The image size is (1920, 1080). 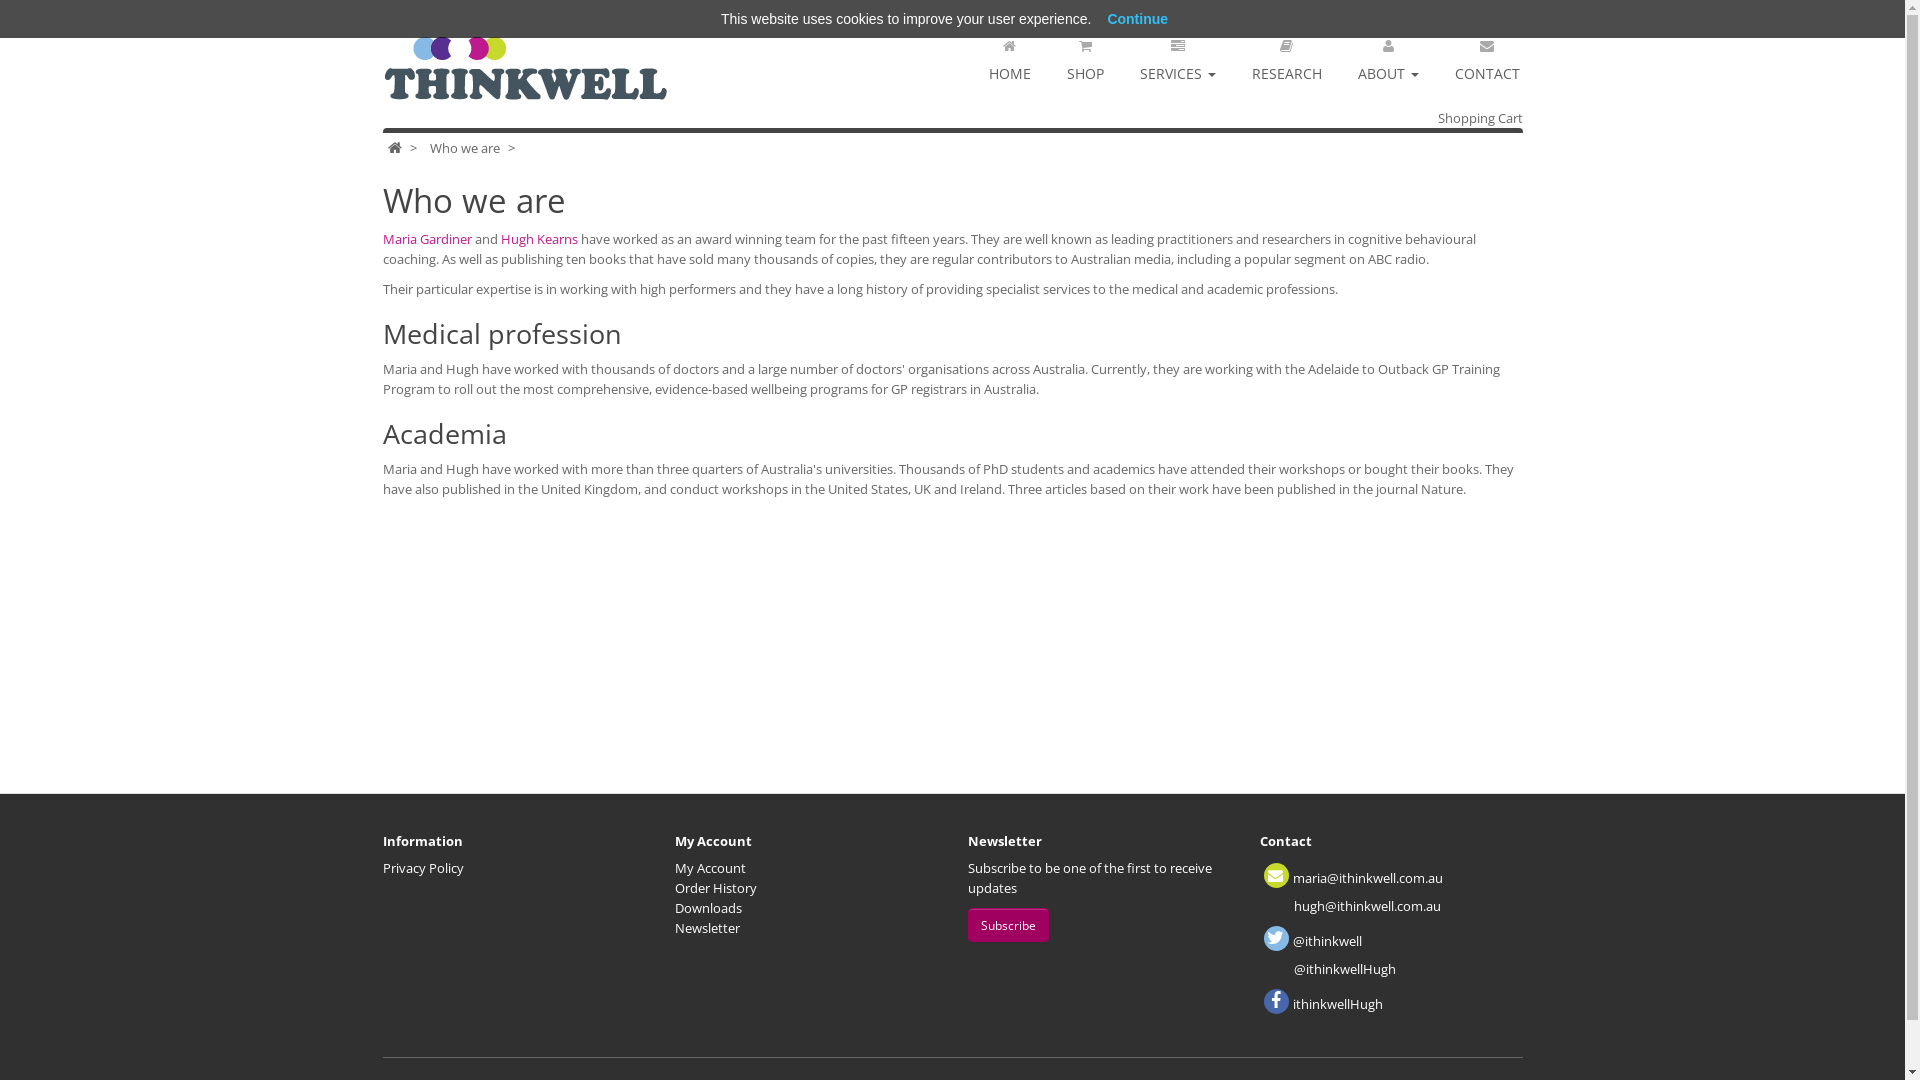 What do you see at coordinates (538, 238) in the screenshot?
I see `'Hugh Kearns'` at bounding box center [538, 238].